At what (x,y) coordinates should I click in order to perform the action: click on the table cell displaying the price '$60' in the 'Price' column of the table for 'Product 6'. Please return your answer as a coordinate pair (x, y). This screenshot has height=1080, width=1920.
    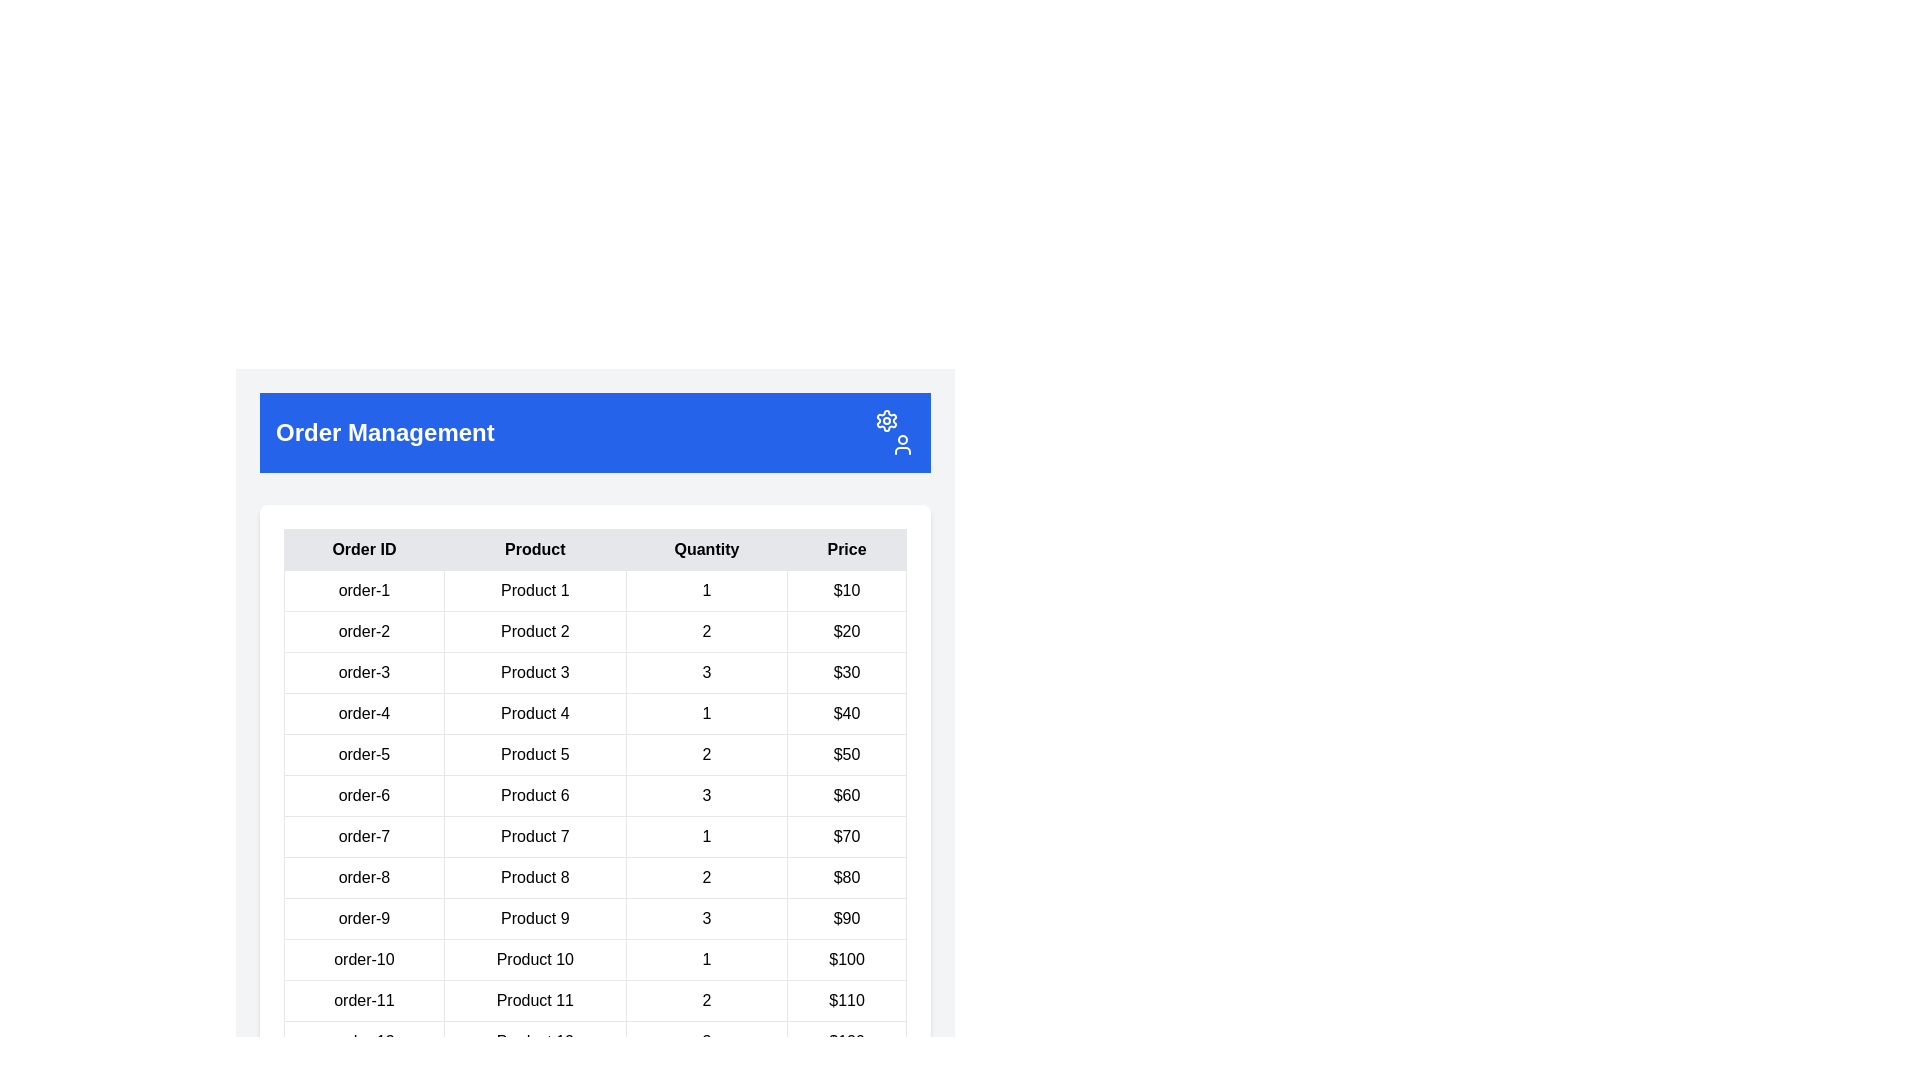
    Looking at the image, I should click on (847, 794).